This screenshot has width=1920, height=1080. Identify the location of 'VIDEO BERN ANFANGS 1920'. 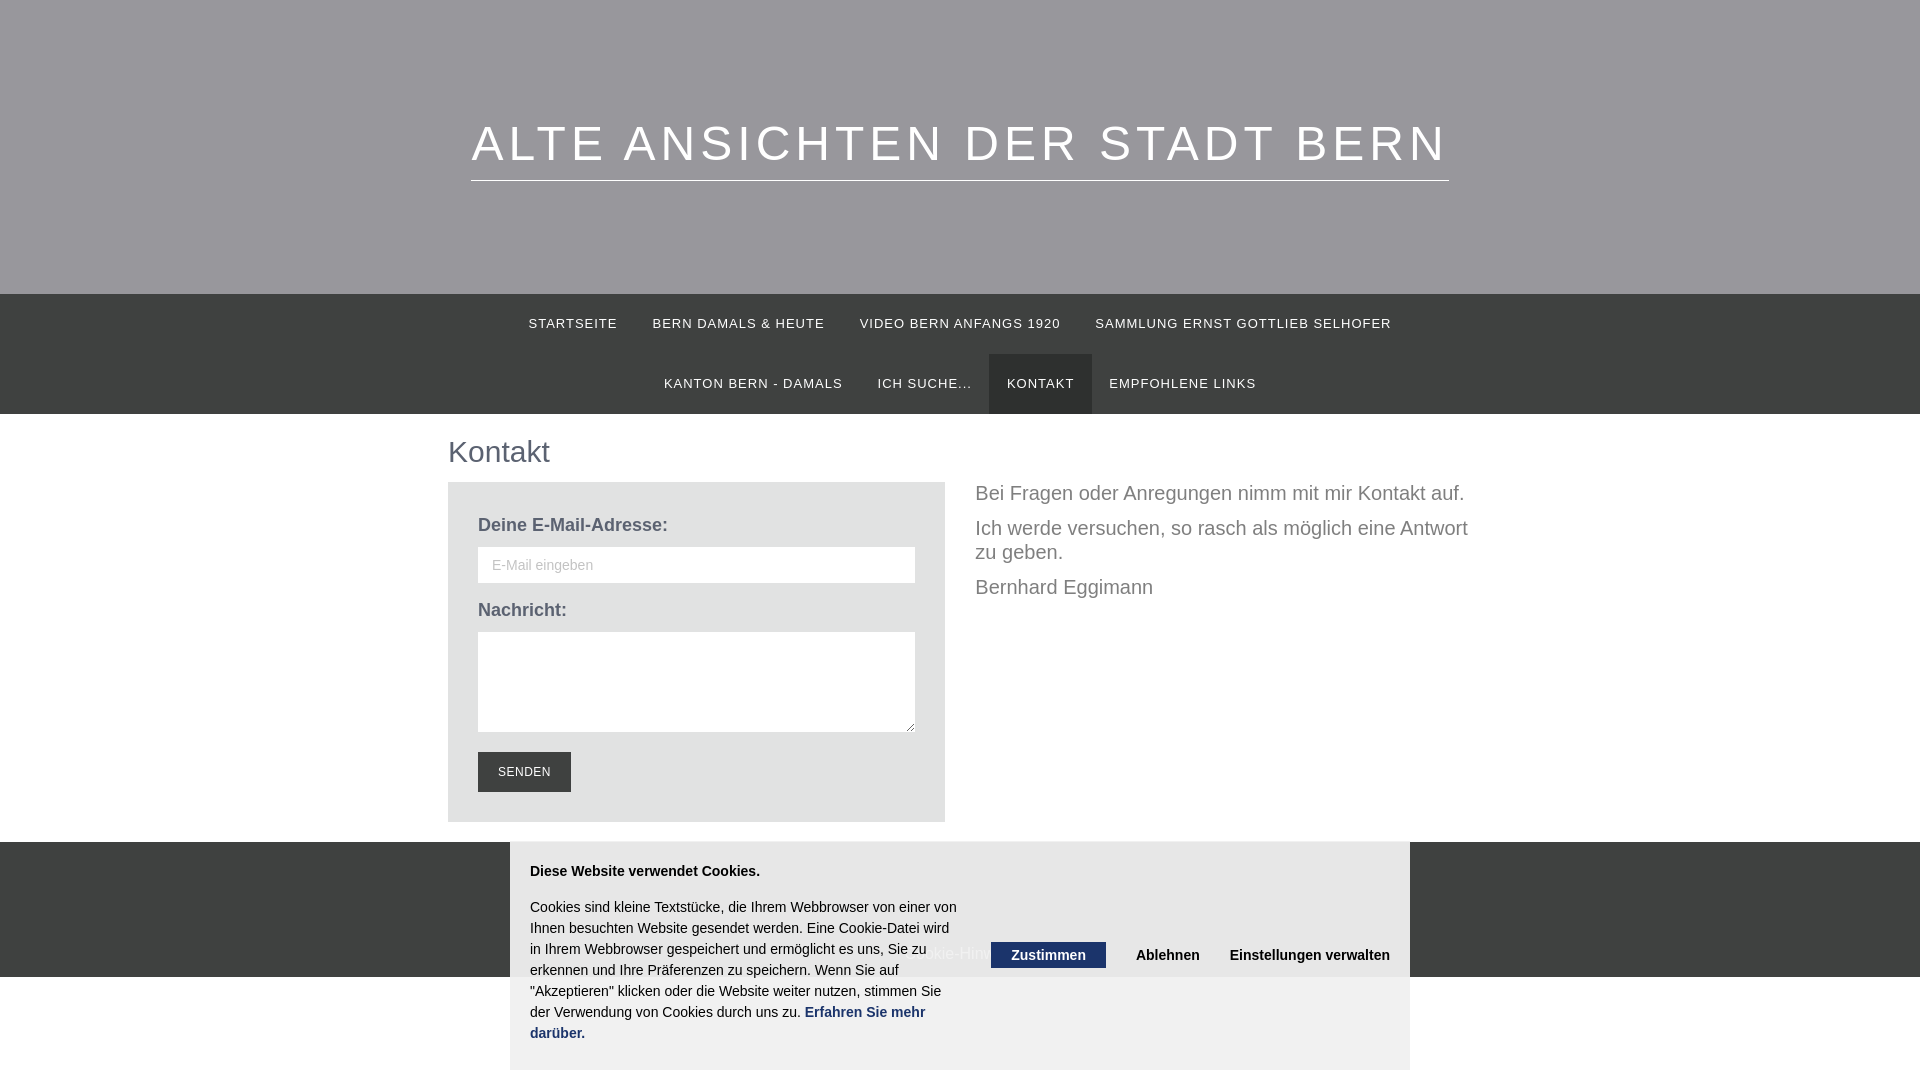
(960, 323).